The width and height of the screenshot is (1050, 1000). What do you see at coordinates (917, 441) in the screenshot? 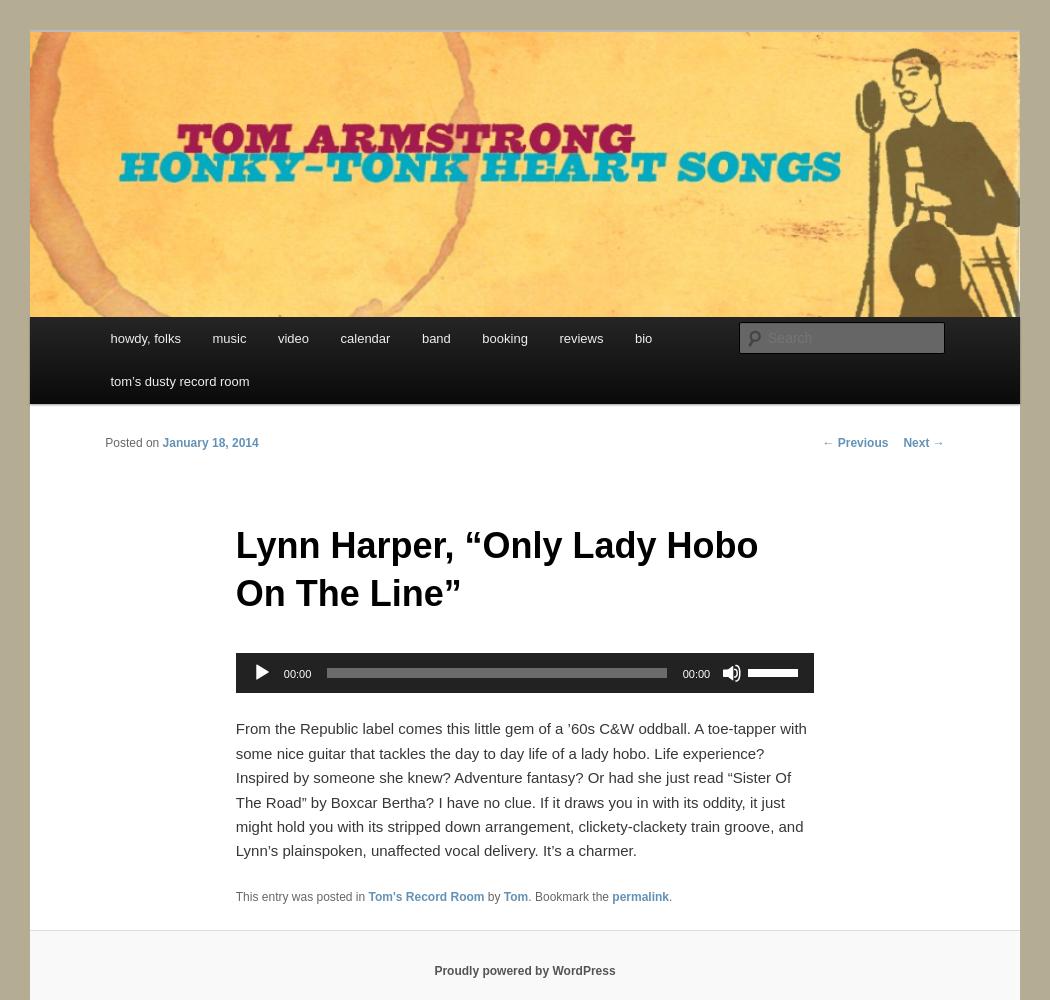
I see `'Next'` at bounding box center [917, 441].